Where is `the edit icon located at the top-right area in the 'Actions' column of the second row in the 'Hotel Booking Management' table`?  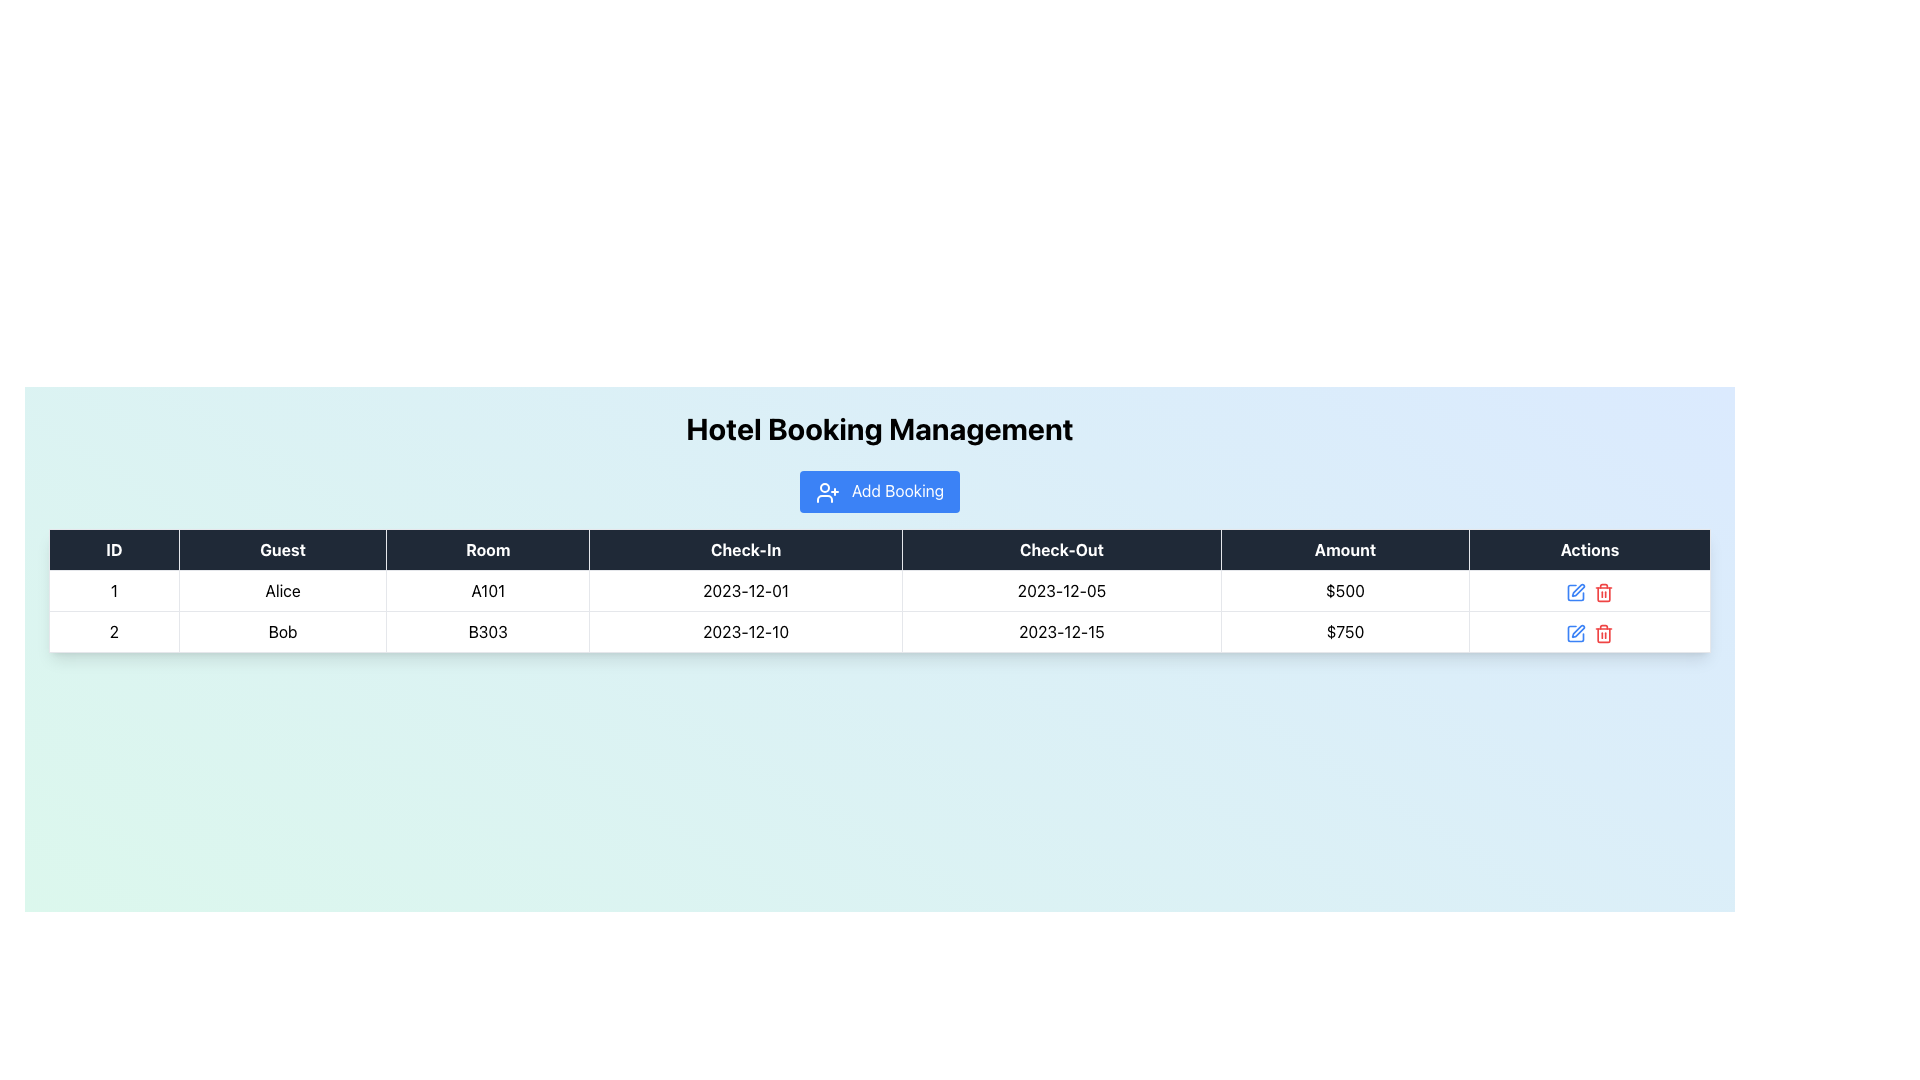
the edit icon located at the top-right area in the 'Actions' column of the second row in the 'Hotel Booking Management' table is located at coordinates (1574, 633).